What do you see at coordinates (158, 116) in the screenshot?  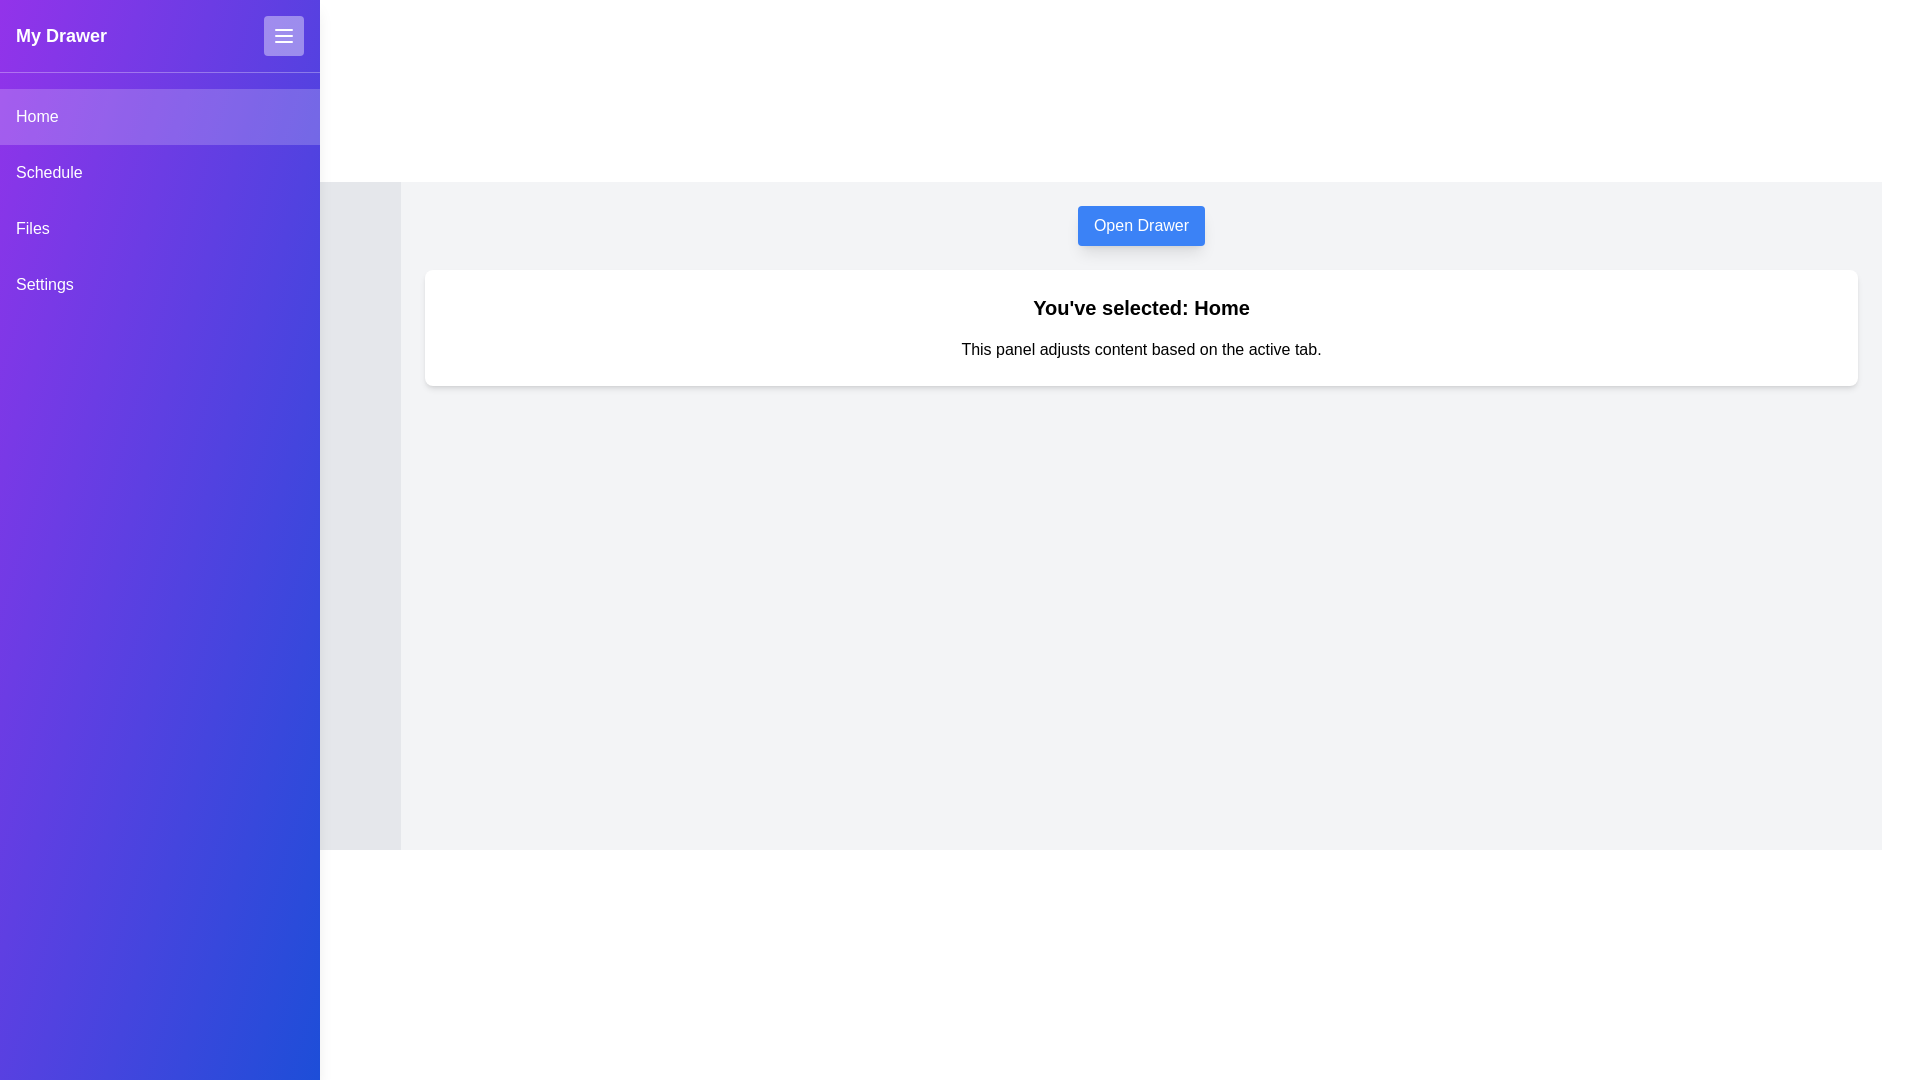 I see `the Home tab from the drawer menu` at bounding box center [158, 116].